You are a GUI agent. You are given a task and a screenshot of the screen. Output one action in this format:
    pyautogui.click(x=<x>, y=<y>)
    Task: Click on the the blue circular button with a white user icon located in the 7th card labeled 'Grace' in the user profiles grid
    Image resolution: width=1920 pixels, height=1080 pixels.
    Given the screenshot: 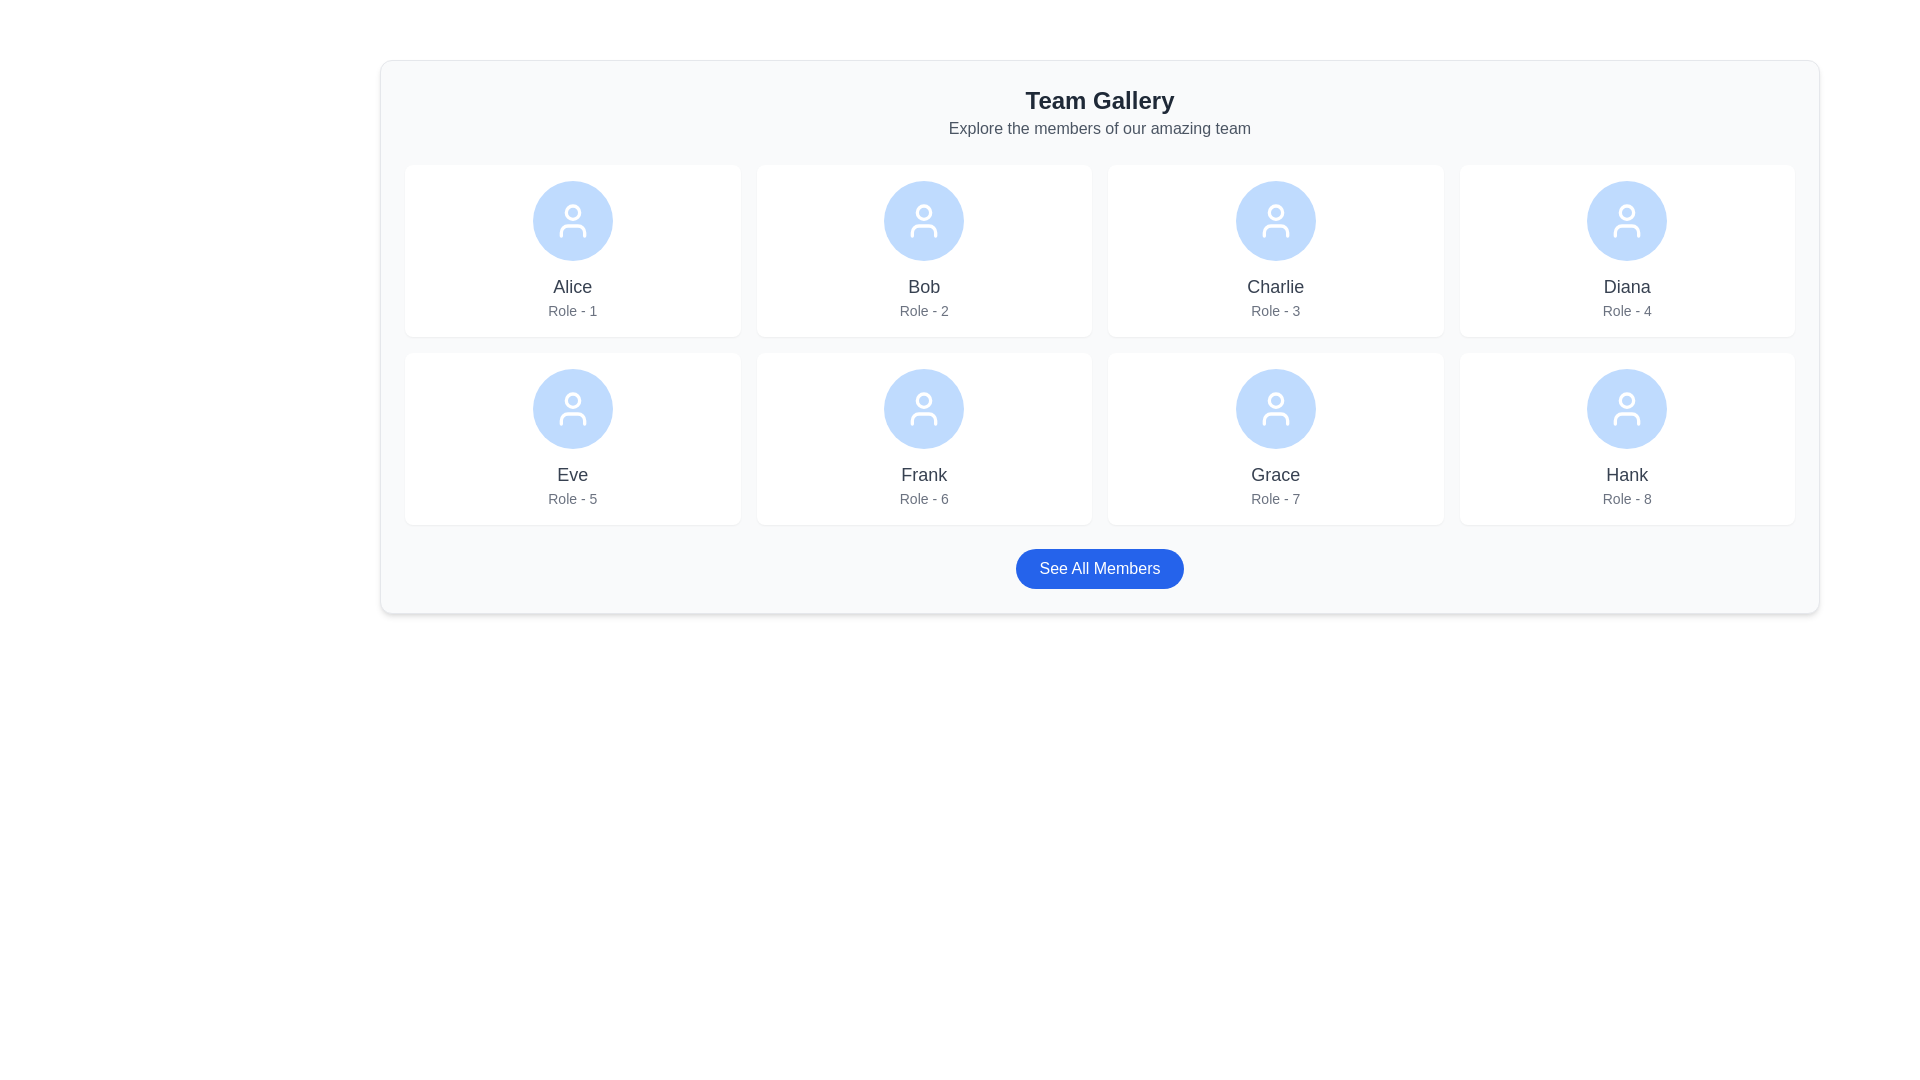 What is the action you would take?
    pyautogui.click(x=1274, y=407)
    